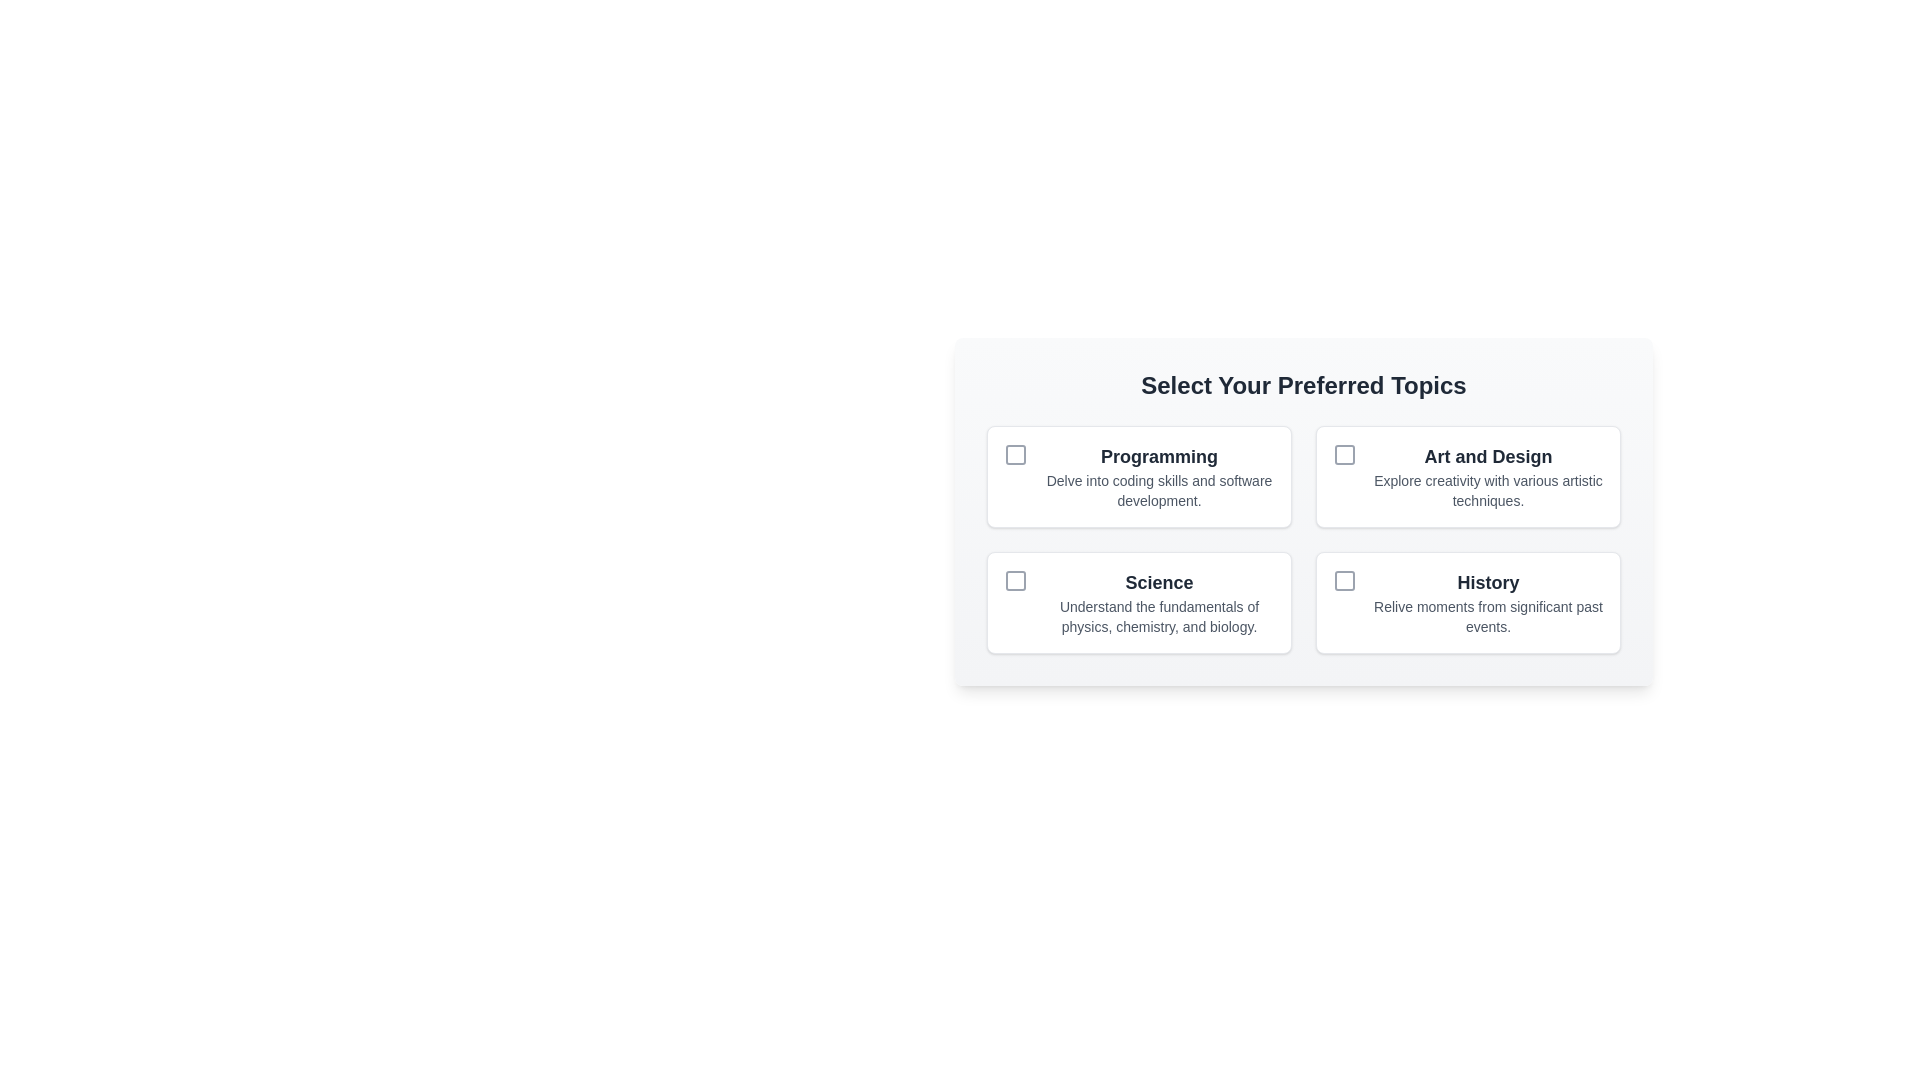  What do you see at coordinates (1016, 581) in the screenshot?
I see `the checkbox located within the 'Science' option box` at bounding box center [1016, 581].